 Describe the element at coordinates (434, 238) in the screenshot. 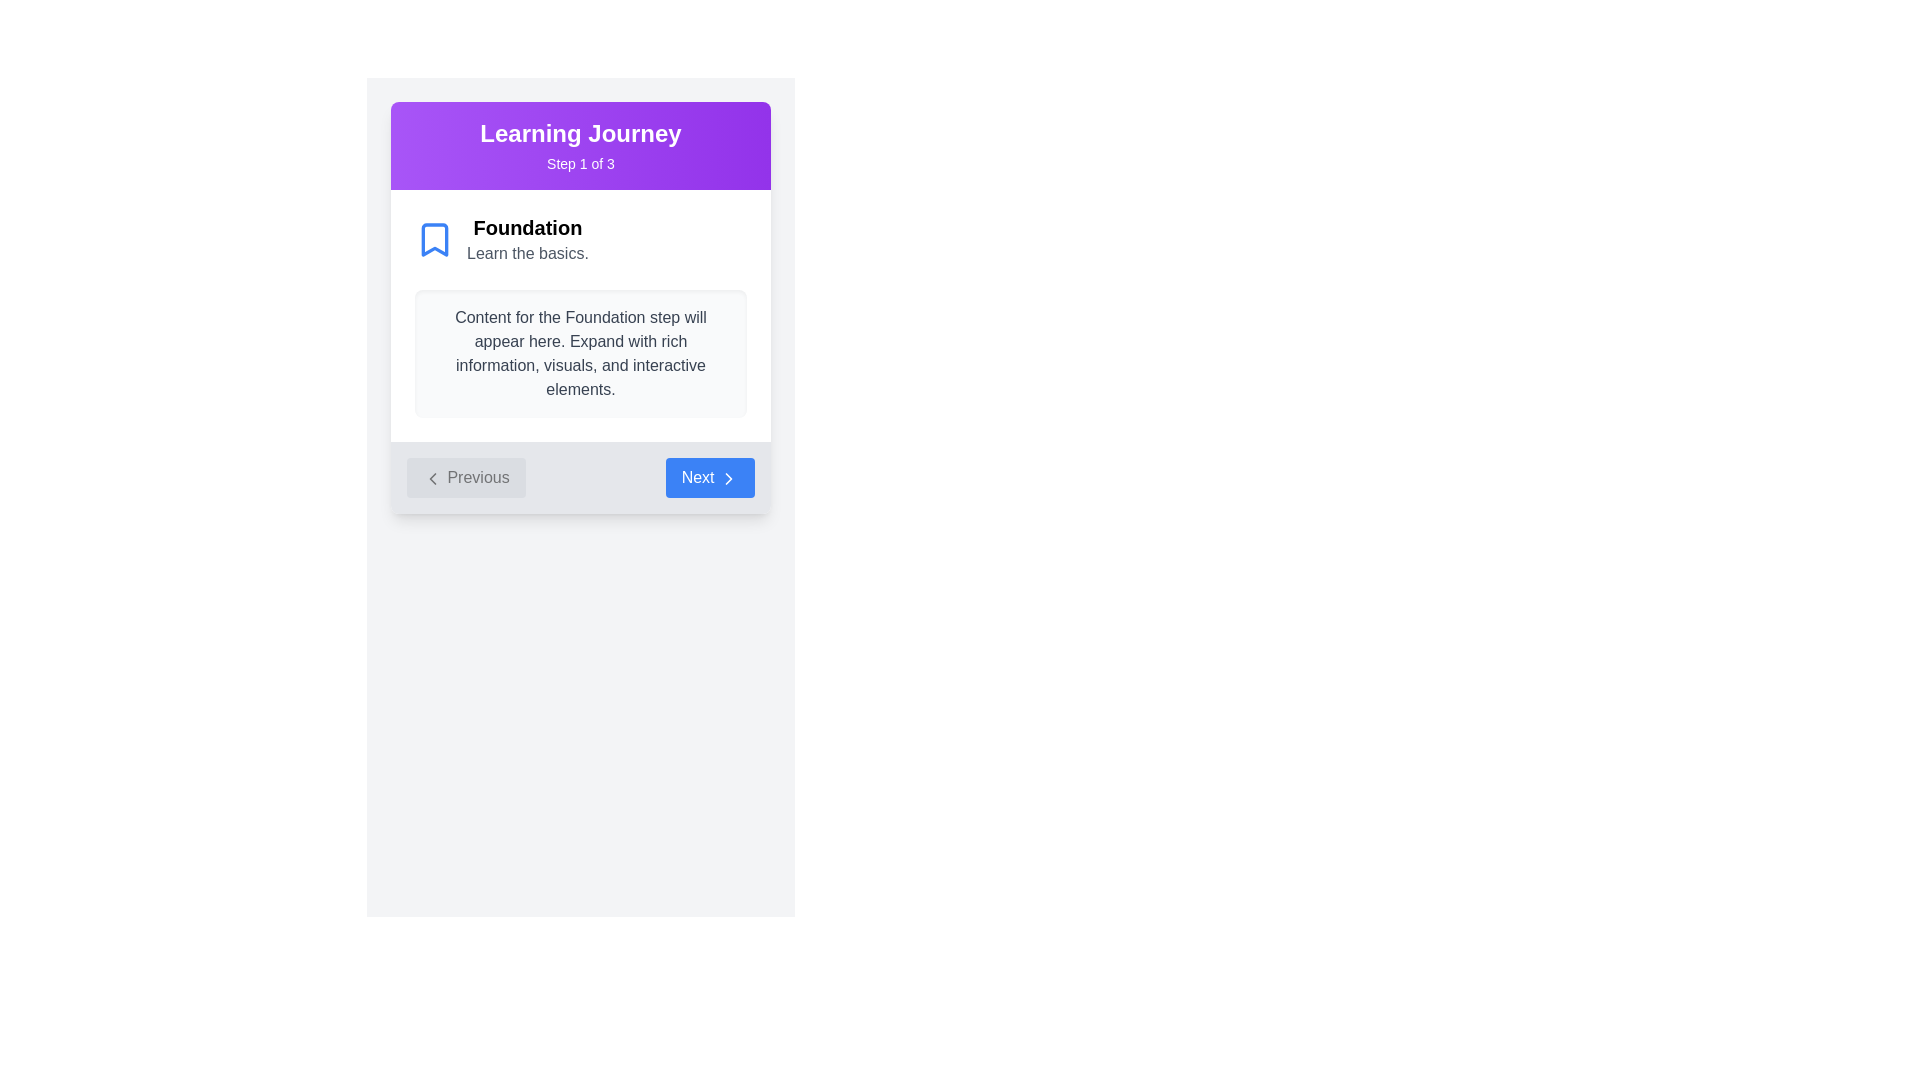

I see `the decorative icon located to the left of the heading 'Foundation' in the top half of the 'Learning Journey - Step 1 of 3' card section` at that location.